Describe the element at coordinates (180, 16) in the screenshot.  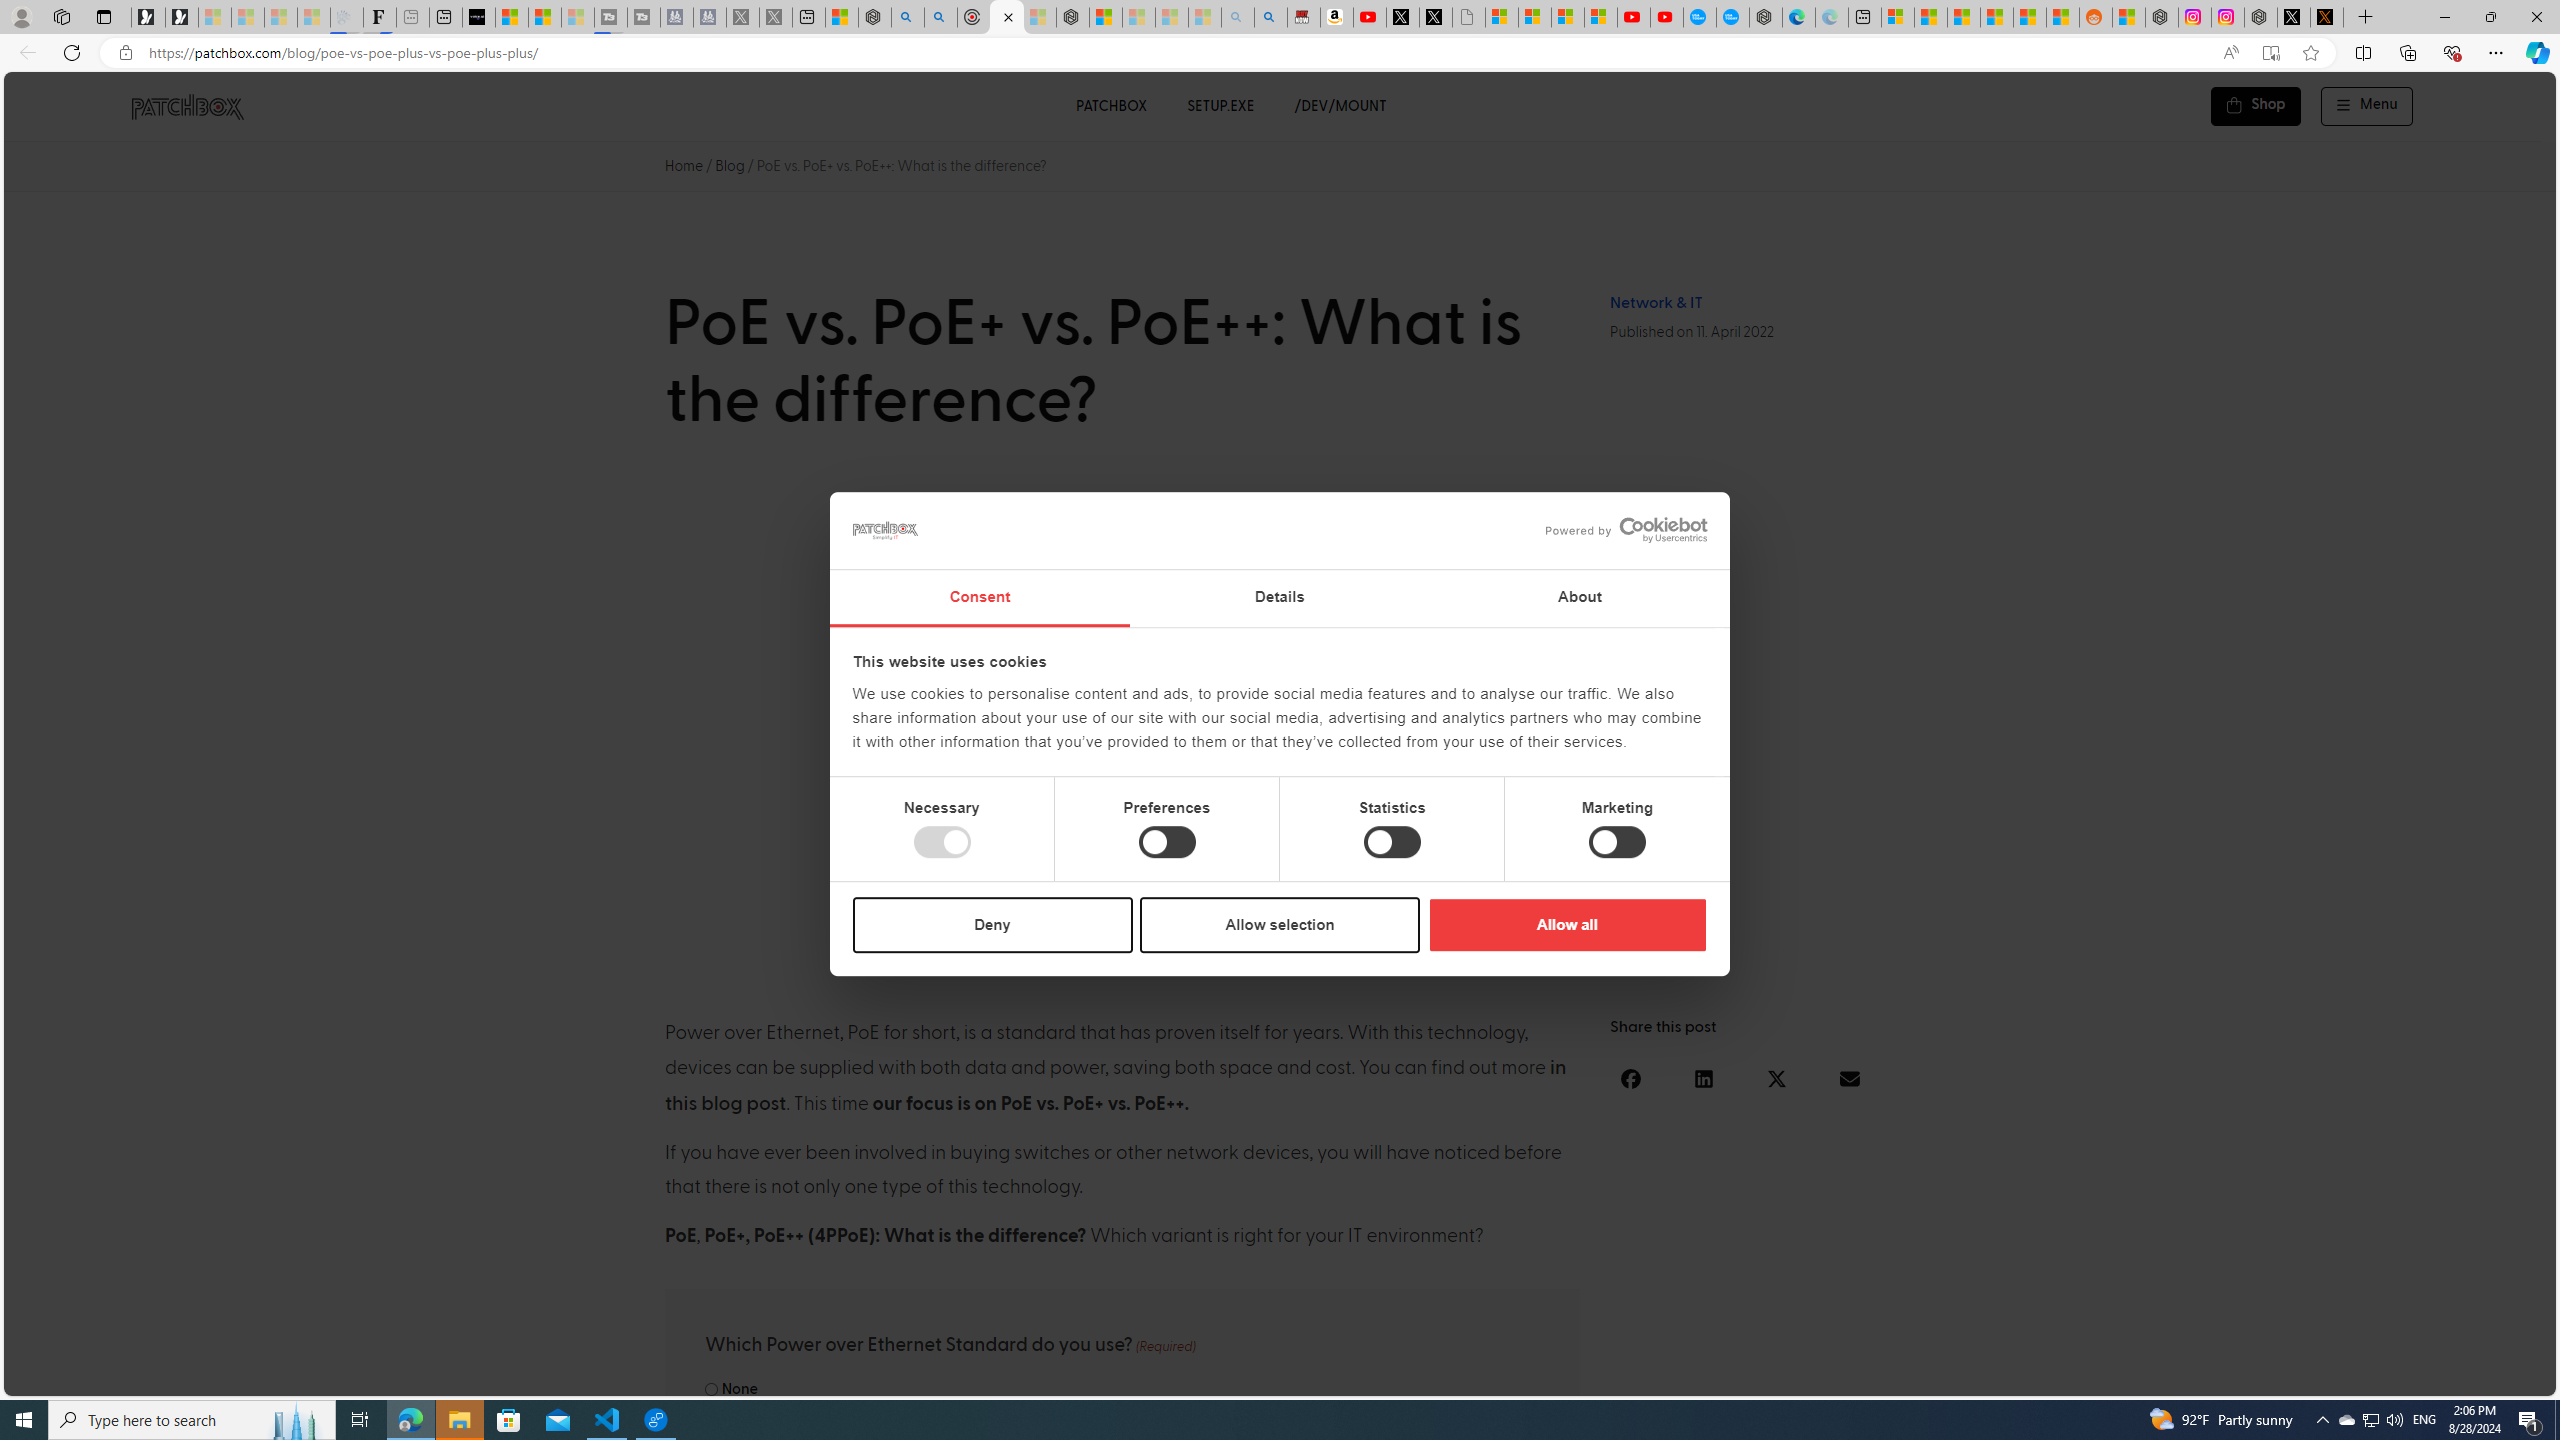
I see `'Newsletter Sign Up'` at that location.